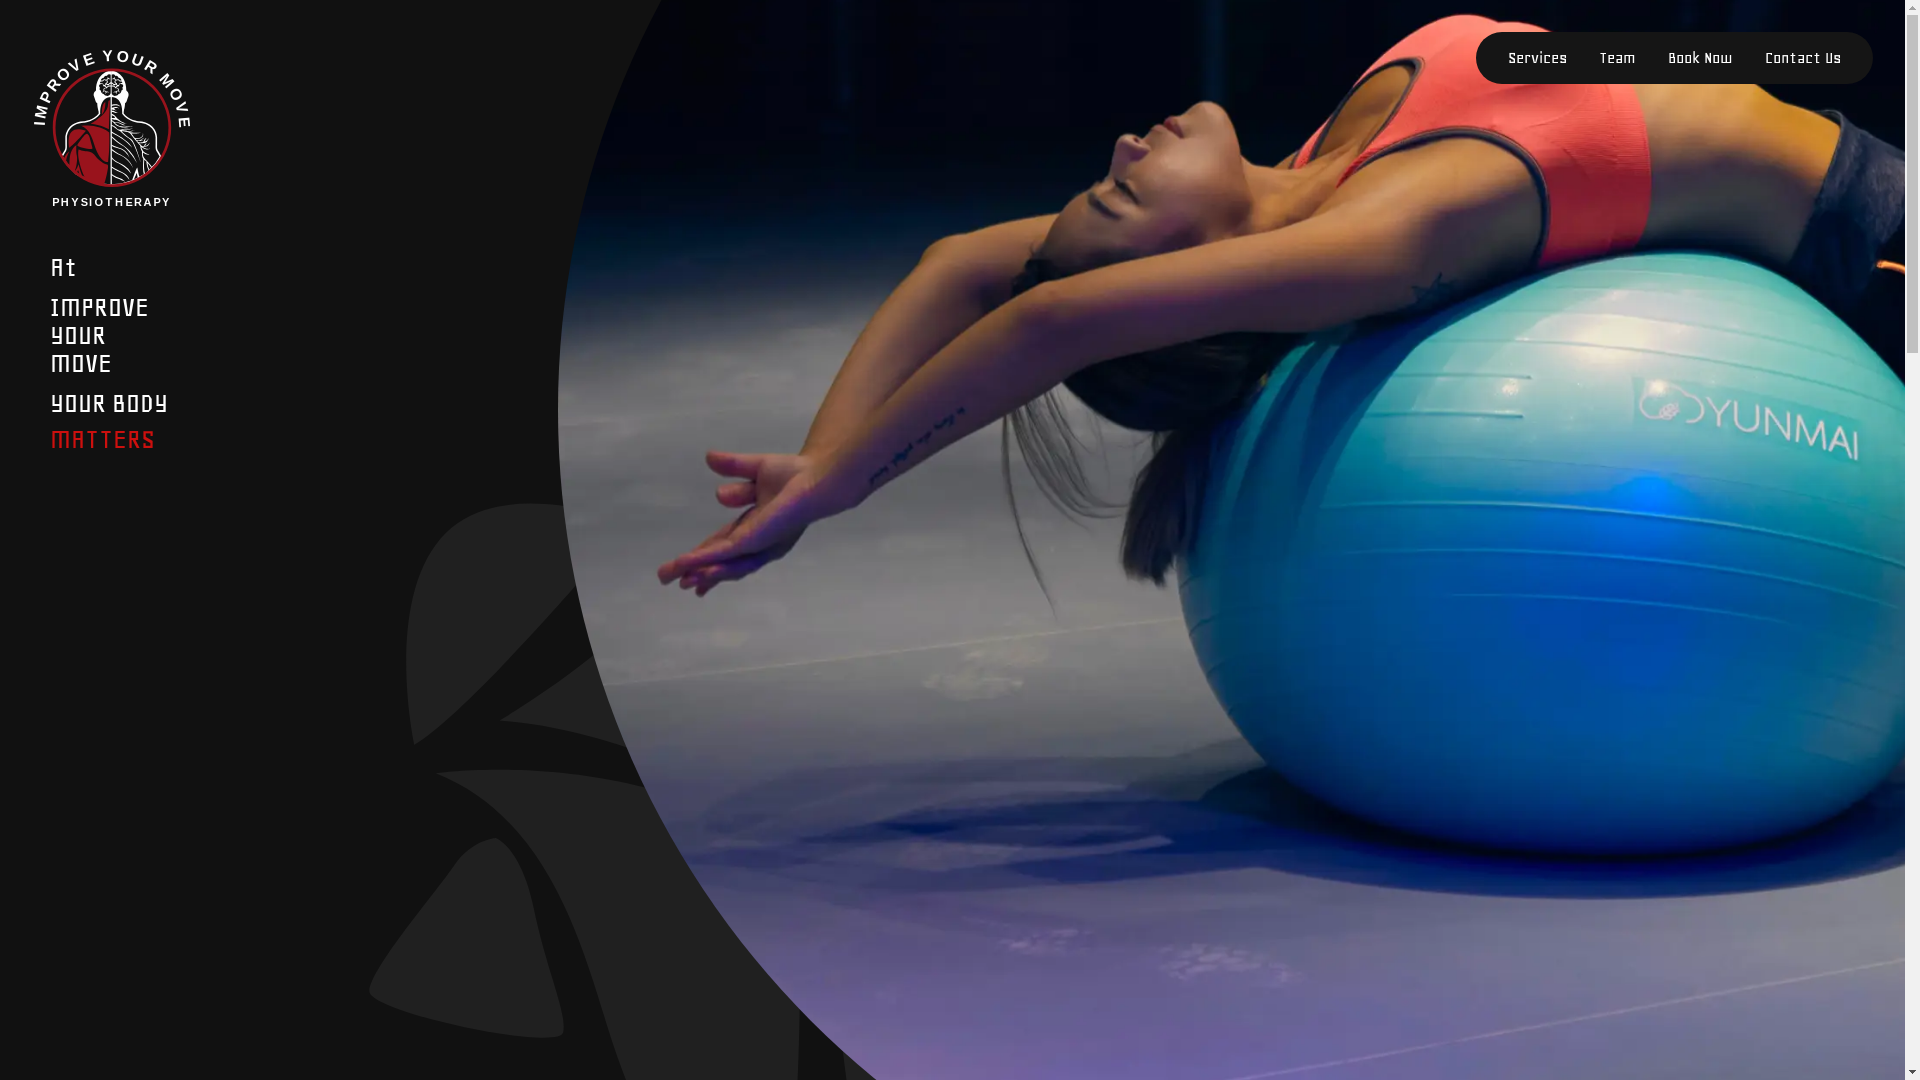  Describe the element at coordinates (1699, 56) in the screenshot. I see `'Book Now'` at that location.